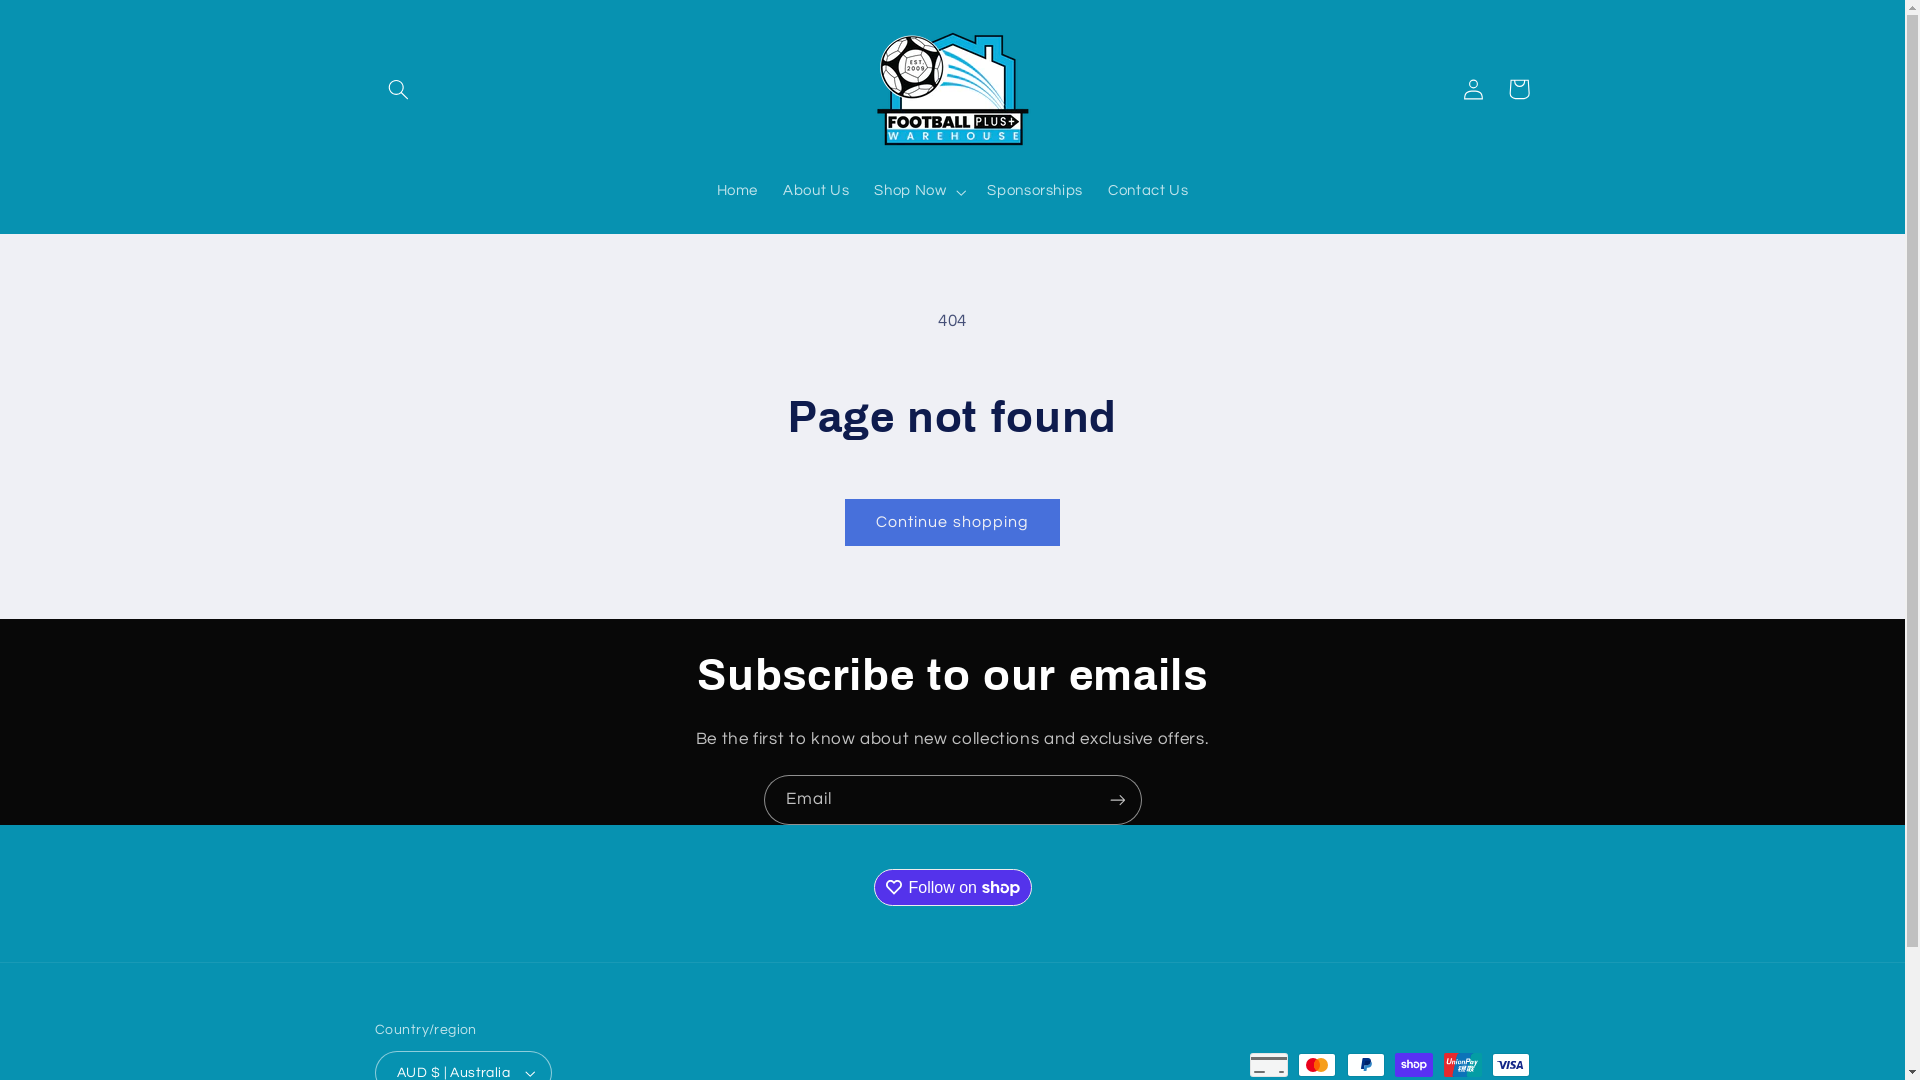 The height and width of the screenshot is (1080, 1920). I want to click on 'Log in', so click(1449, 87).